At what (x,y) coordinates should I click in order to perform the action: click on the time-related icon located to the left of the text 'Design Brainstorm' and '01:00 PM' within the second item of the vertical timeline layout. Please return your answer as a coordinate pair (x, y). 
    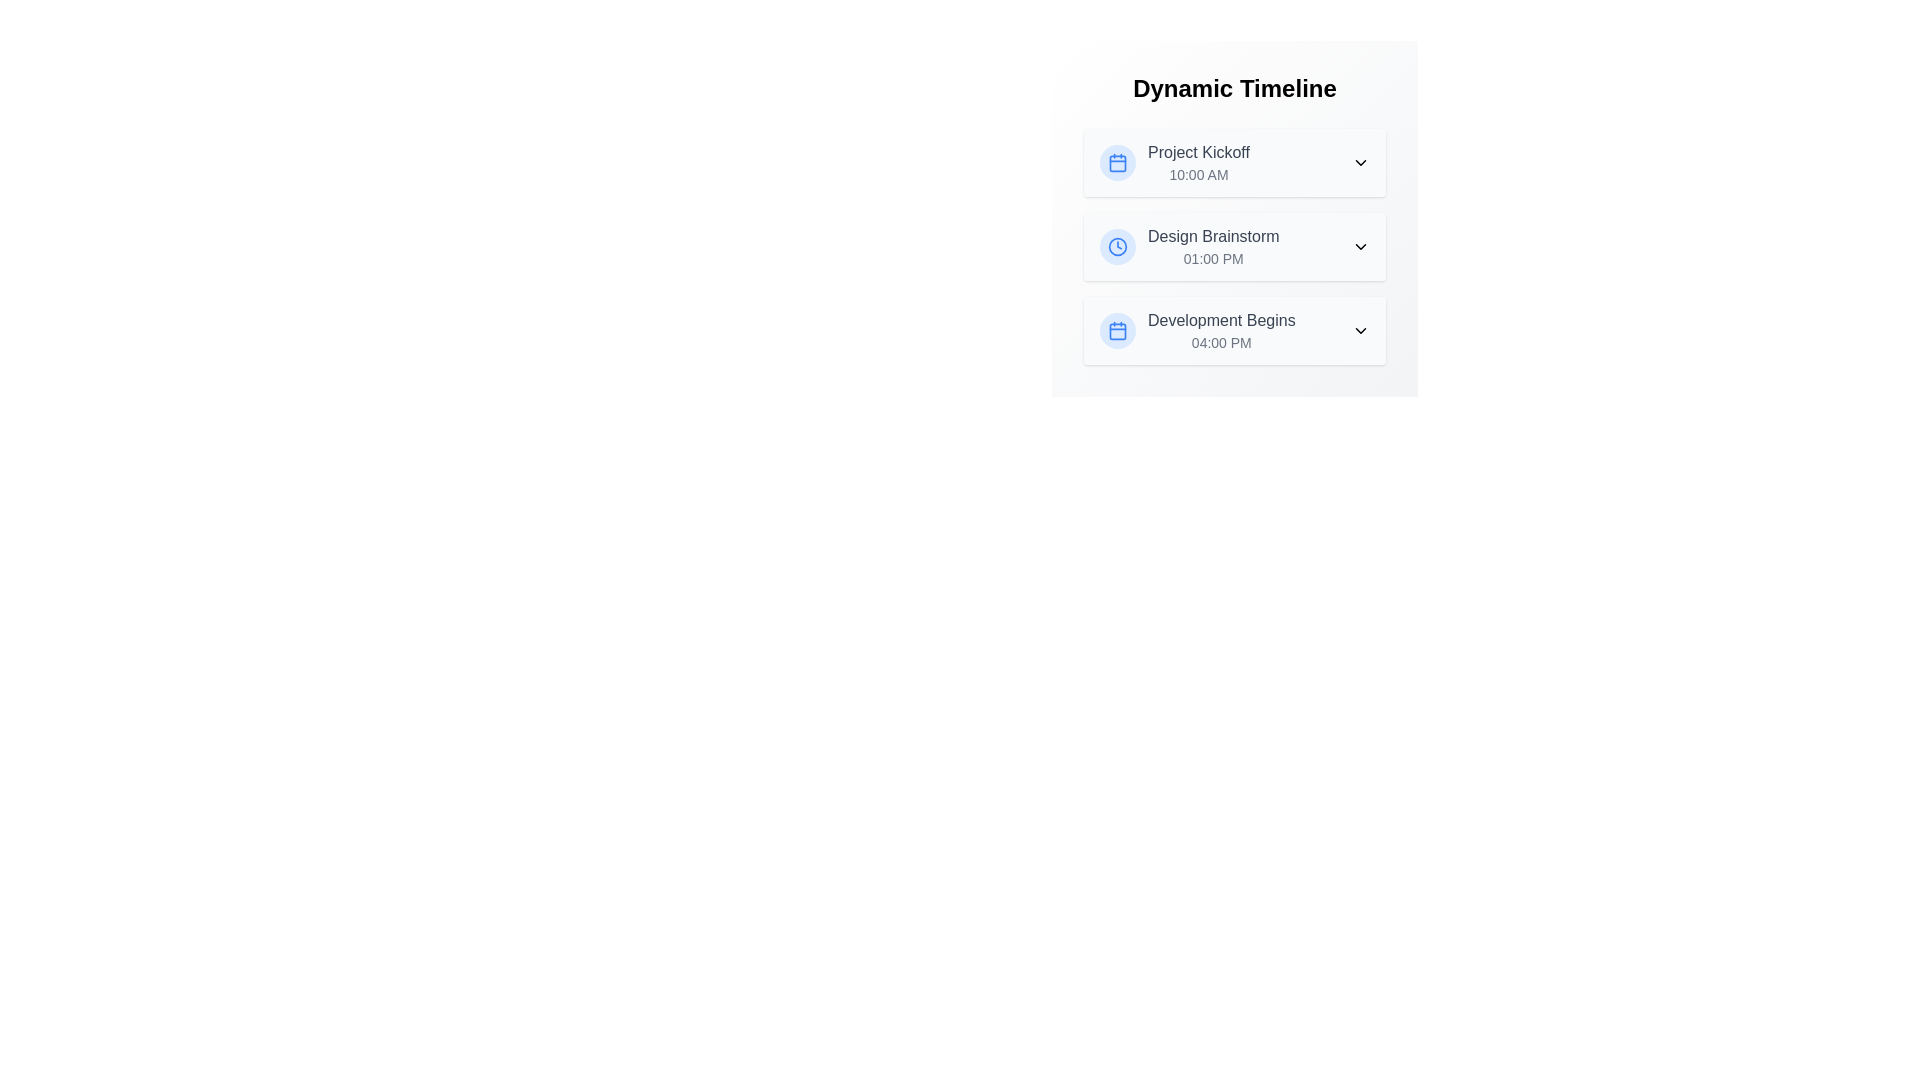
    Looking at the image, I should click on (1117, 245).